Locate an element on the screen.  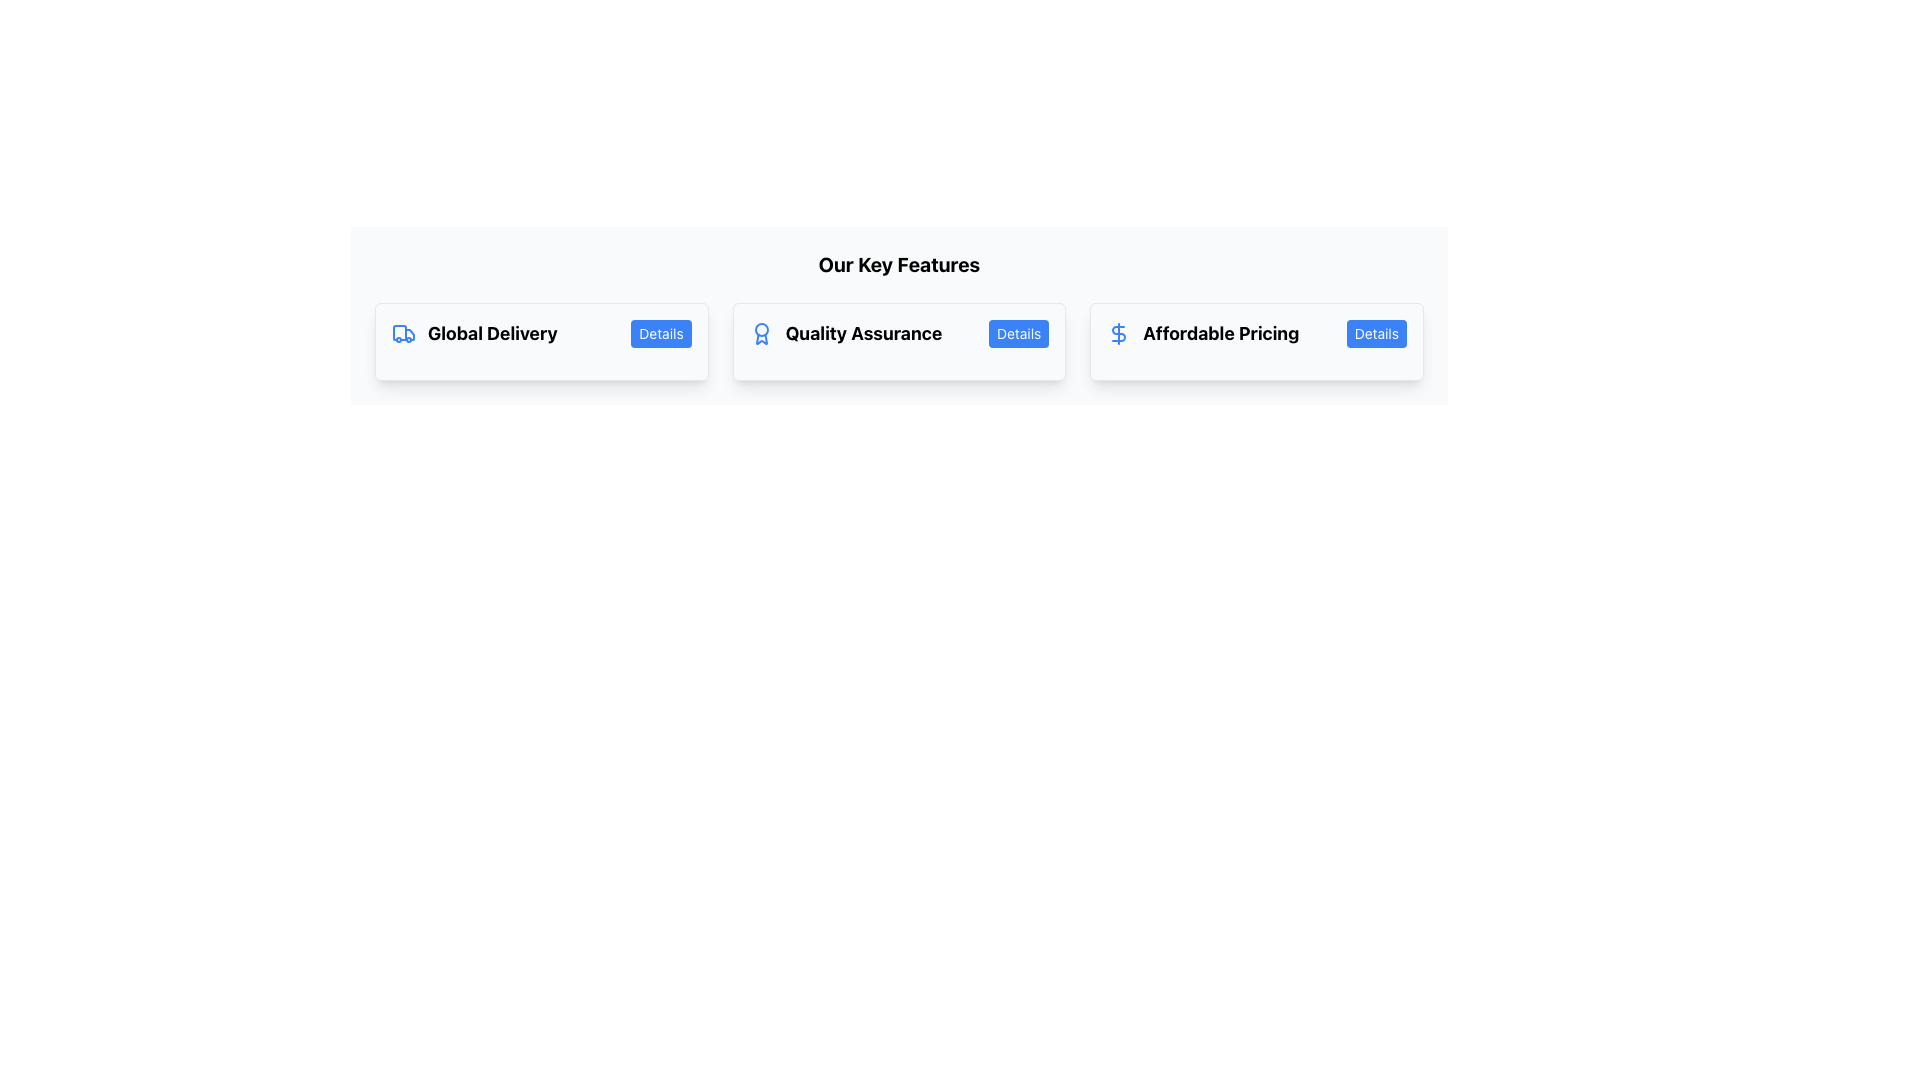
the interactive button for 'Affordable Pricing' is located at coordinates (1375, 333).